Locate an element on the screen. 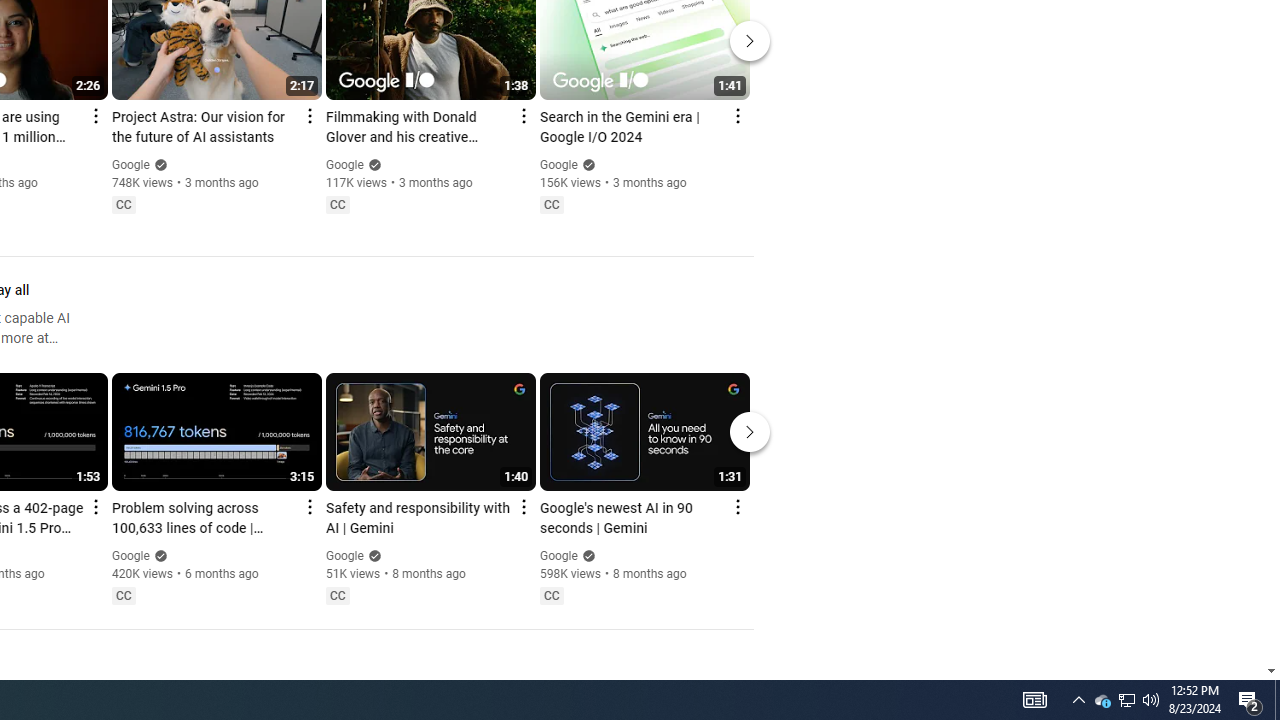 Image resolution: width=1280 pixels, height=720 pixels. 'Next' is located at coordinates (749, 431).